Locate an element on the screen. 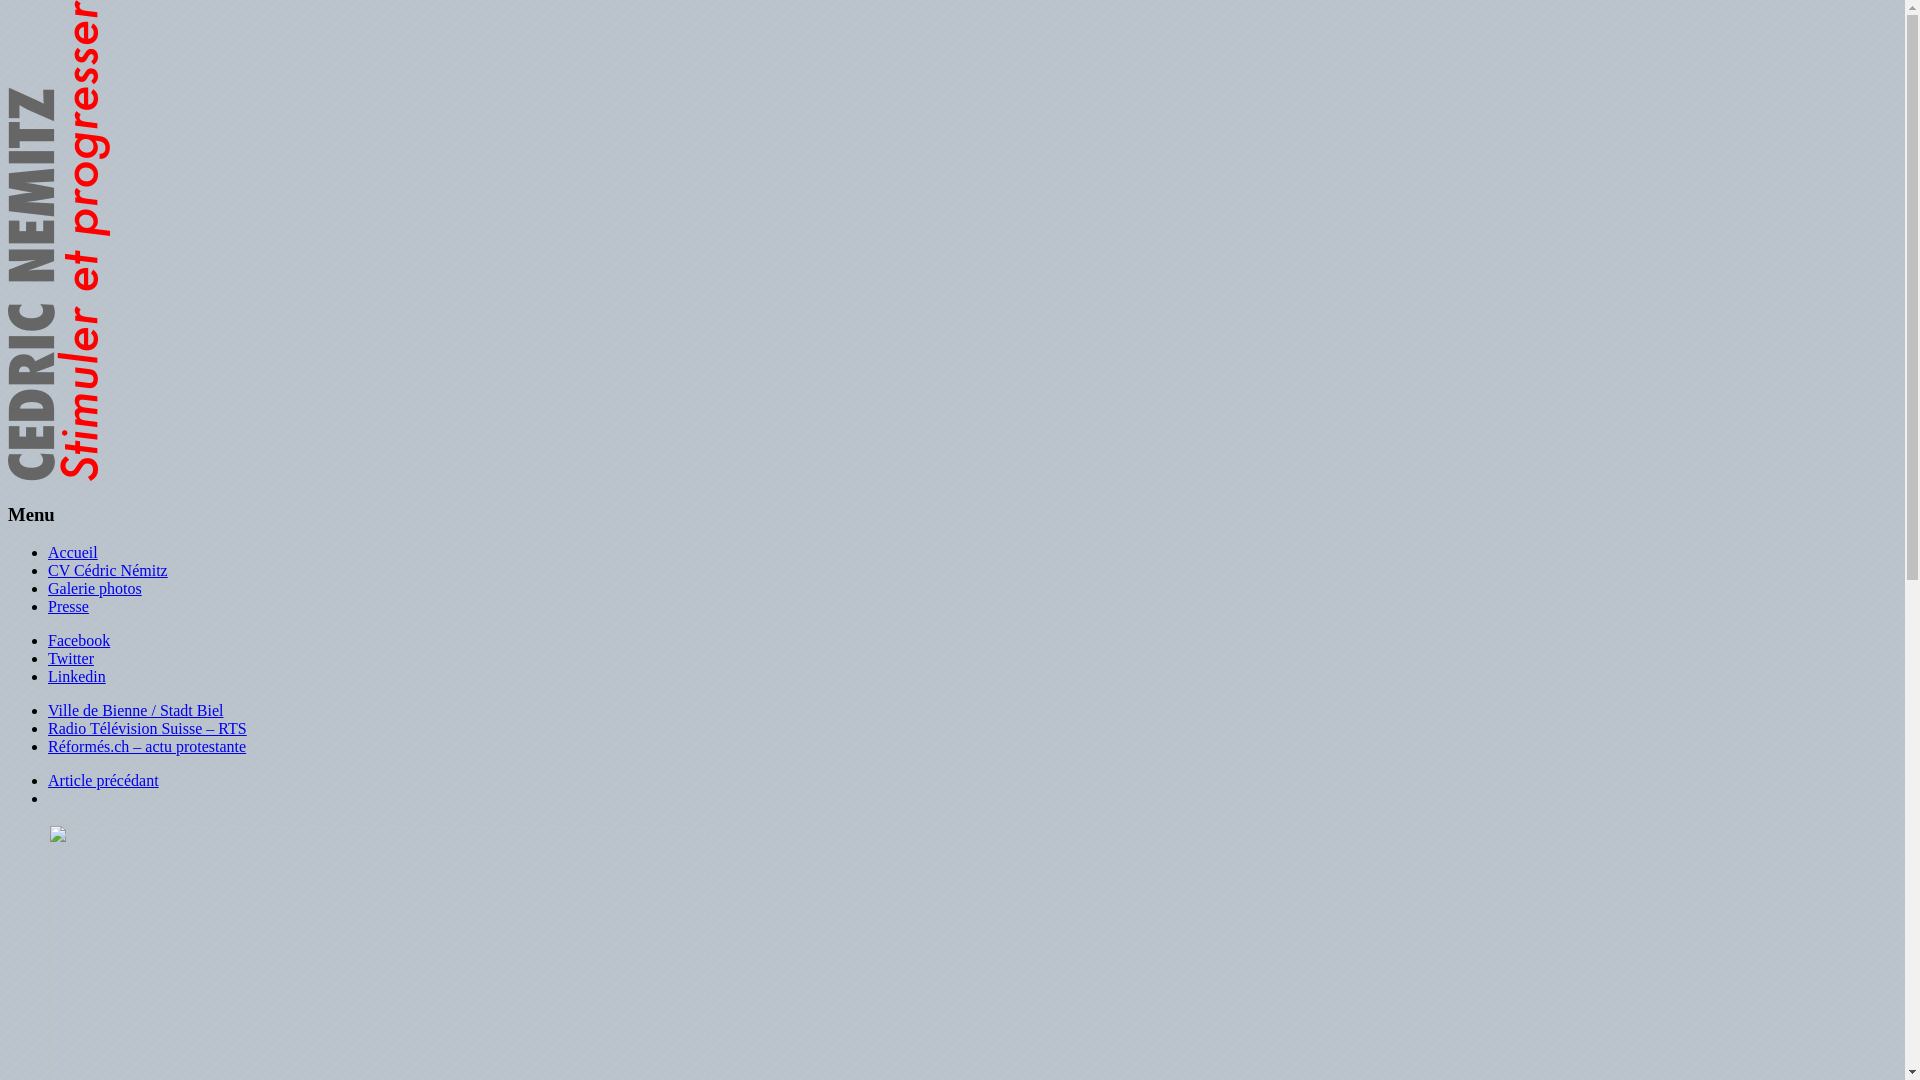  'Linkedin' is located at coordinates (76, 675).